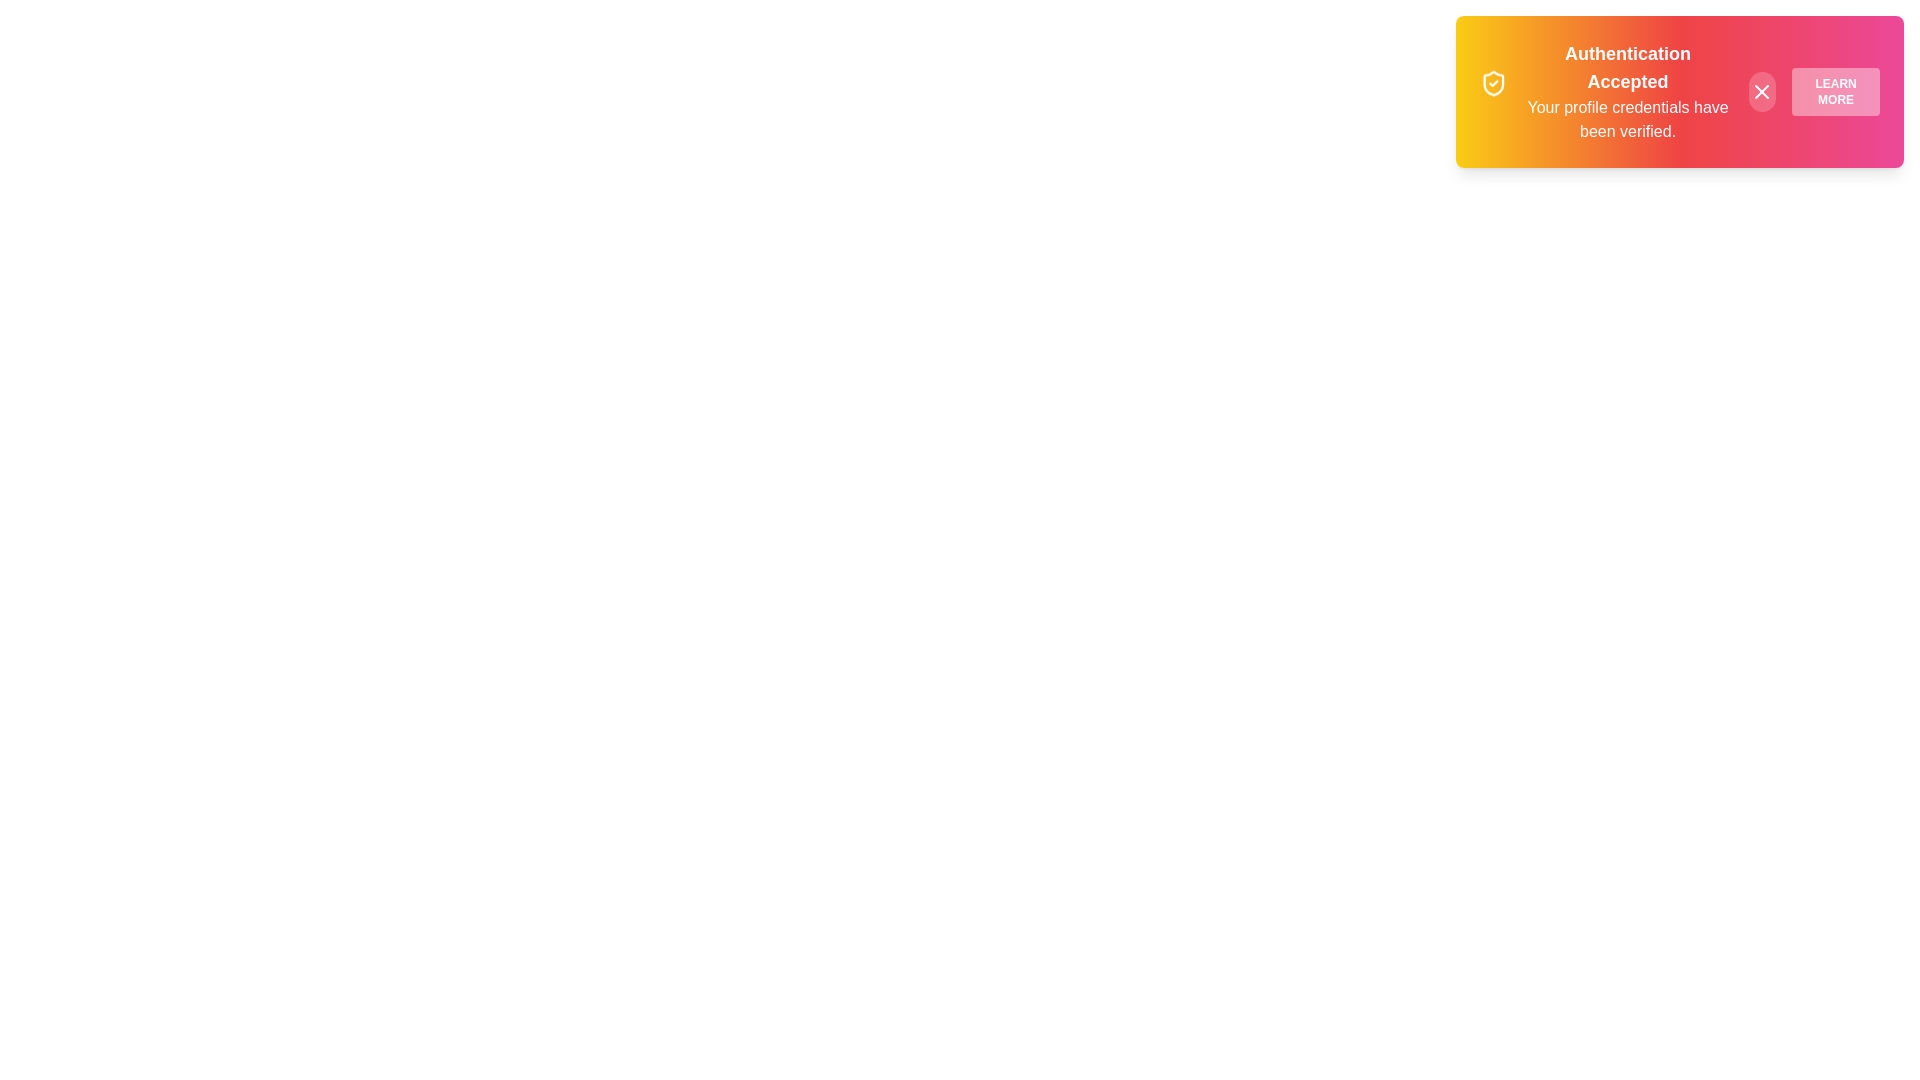  I want to click on 'Close' button to hide the notification, so click(1761, 92).